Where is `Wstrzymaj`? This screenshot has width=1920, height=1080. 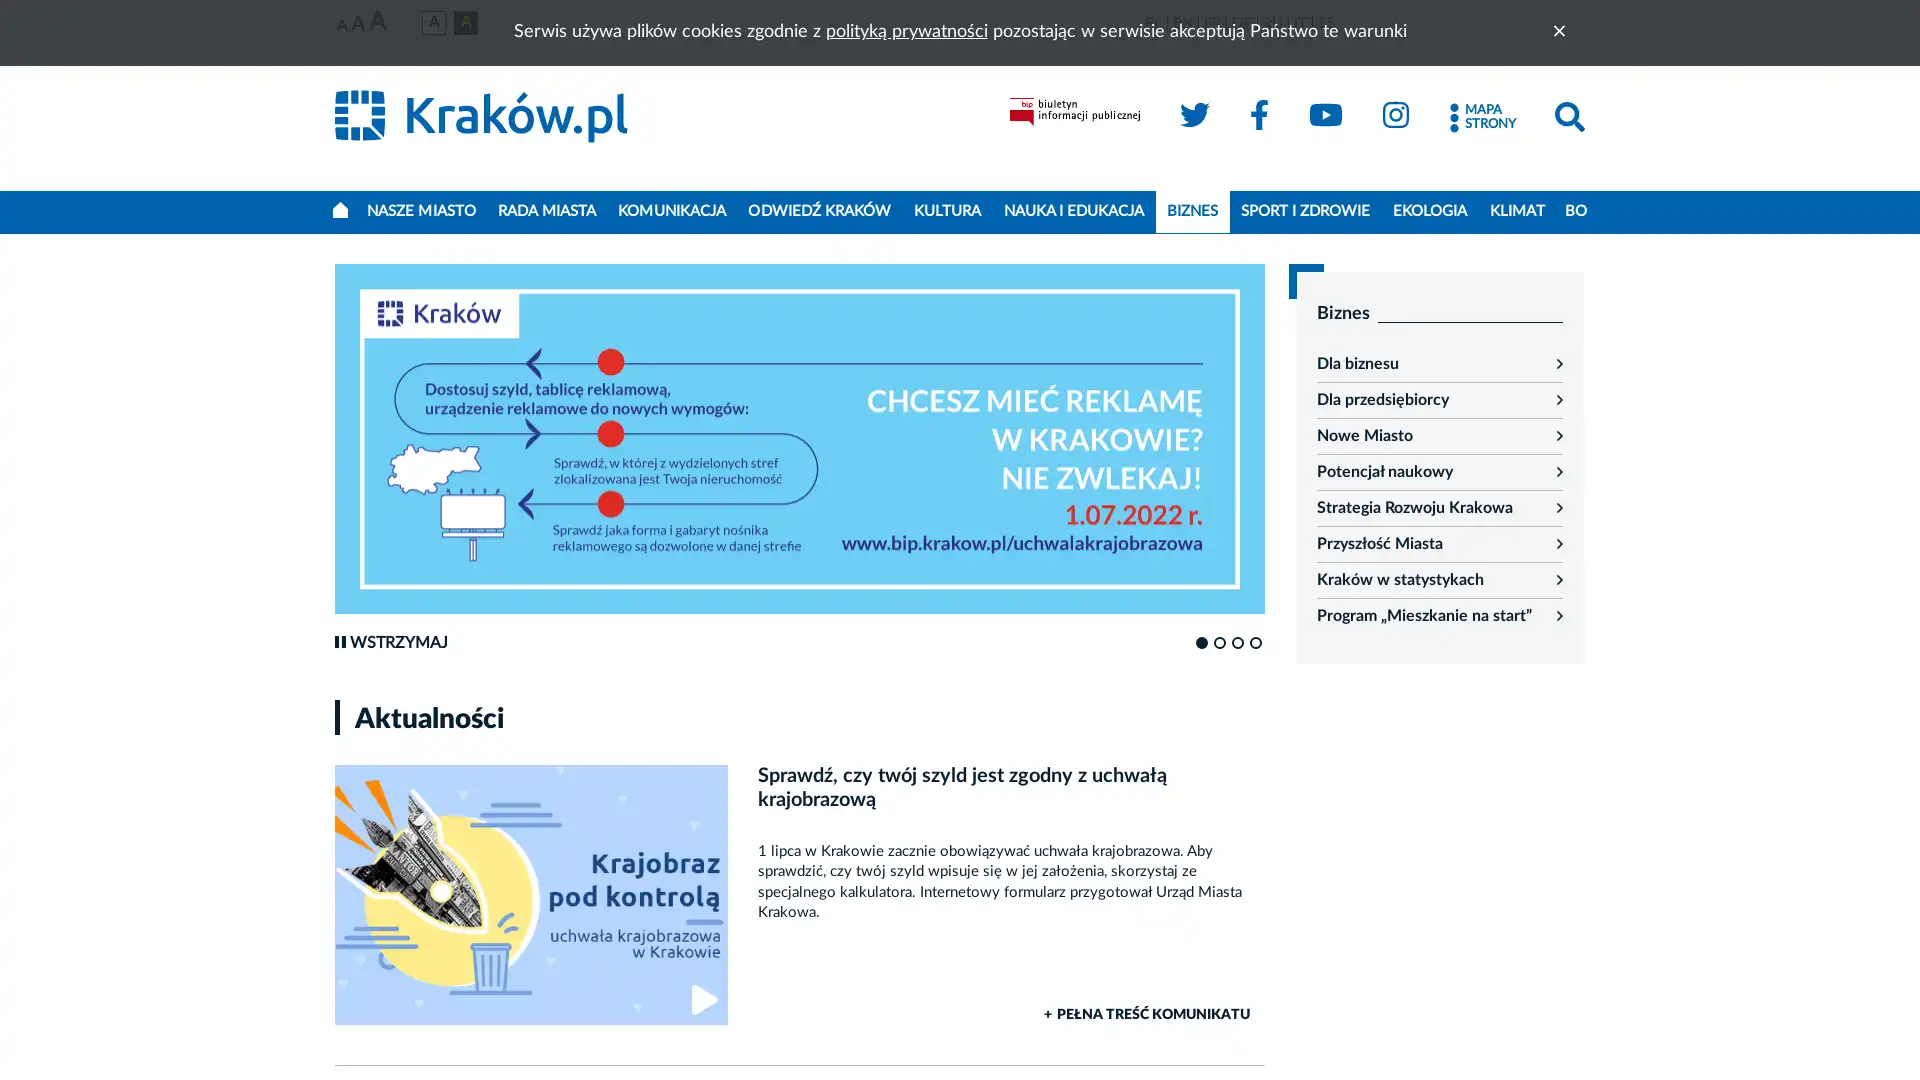 Wstrzymaj is located at coordinates (390, 643).